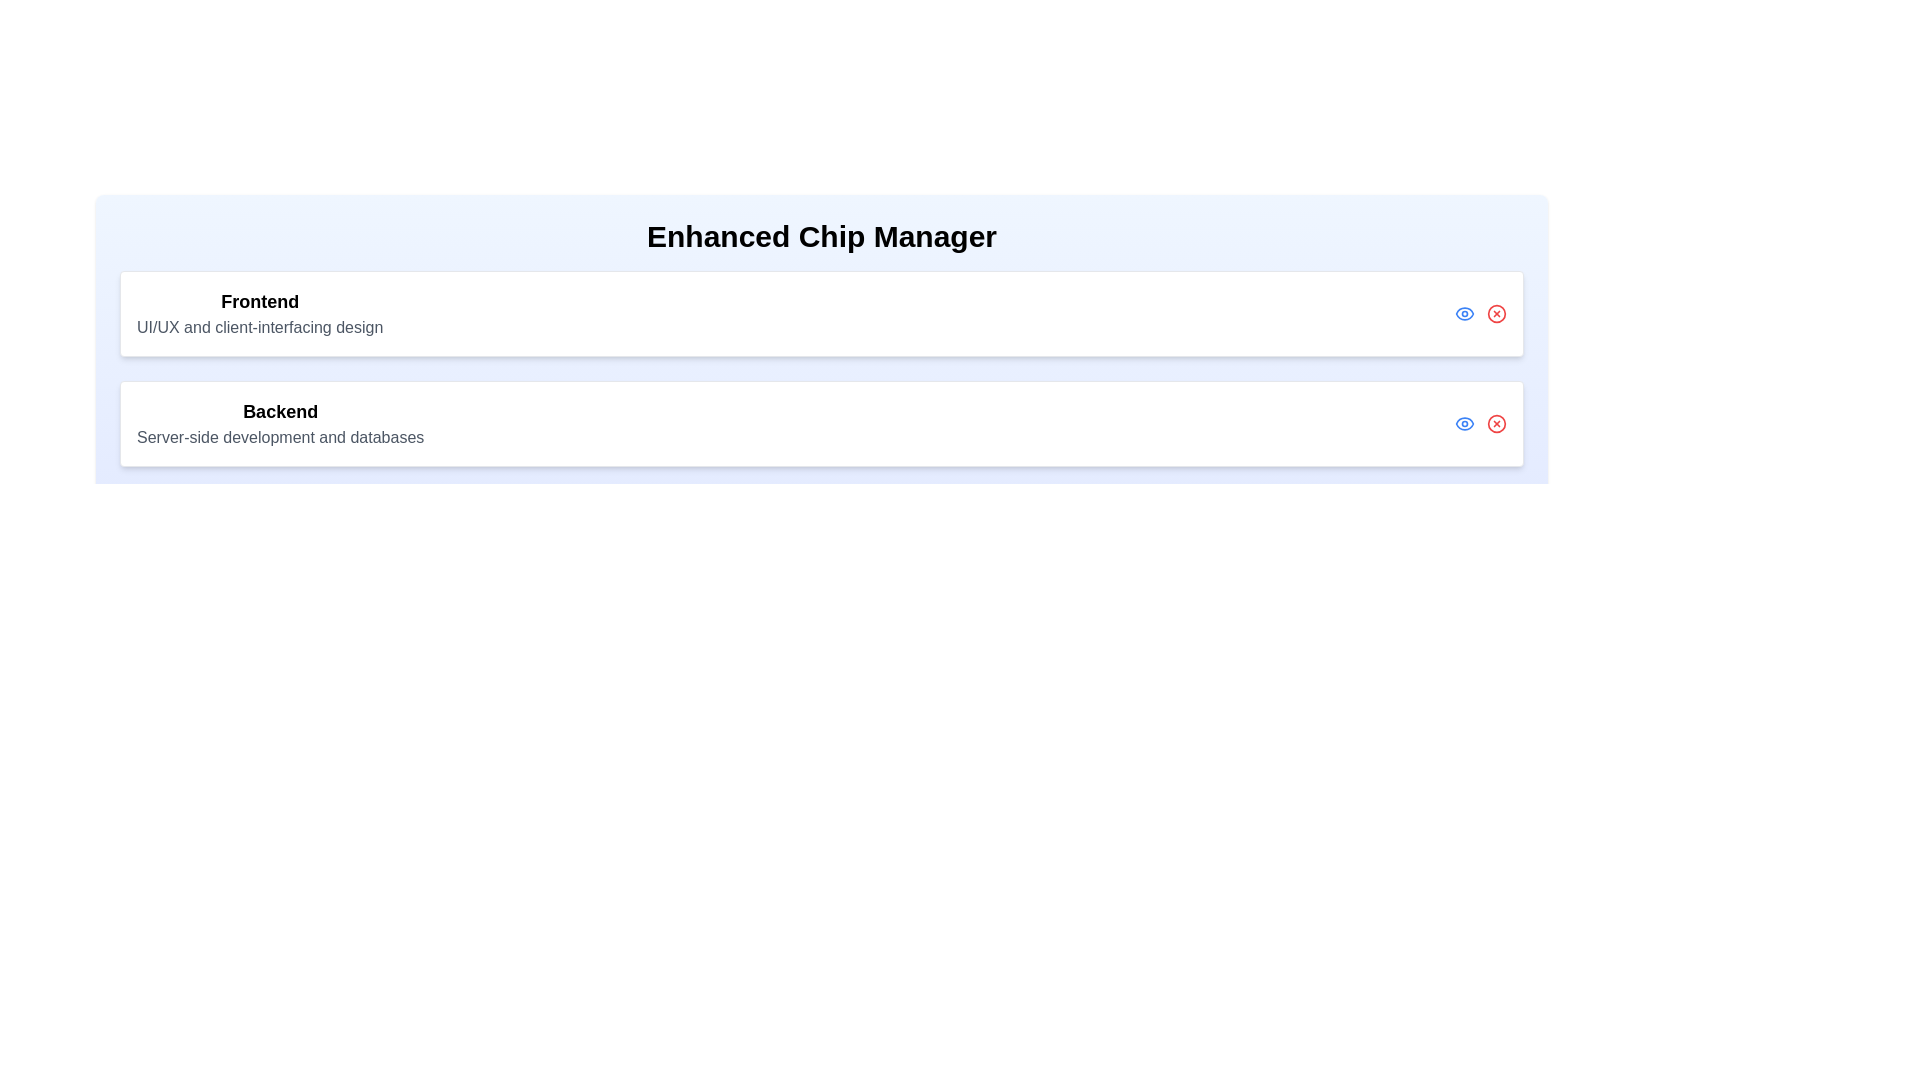 This screenshot has height=1080, width=1920. I want to click on remove button for the item with the name Frontend, so click(1497, 313).